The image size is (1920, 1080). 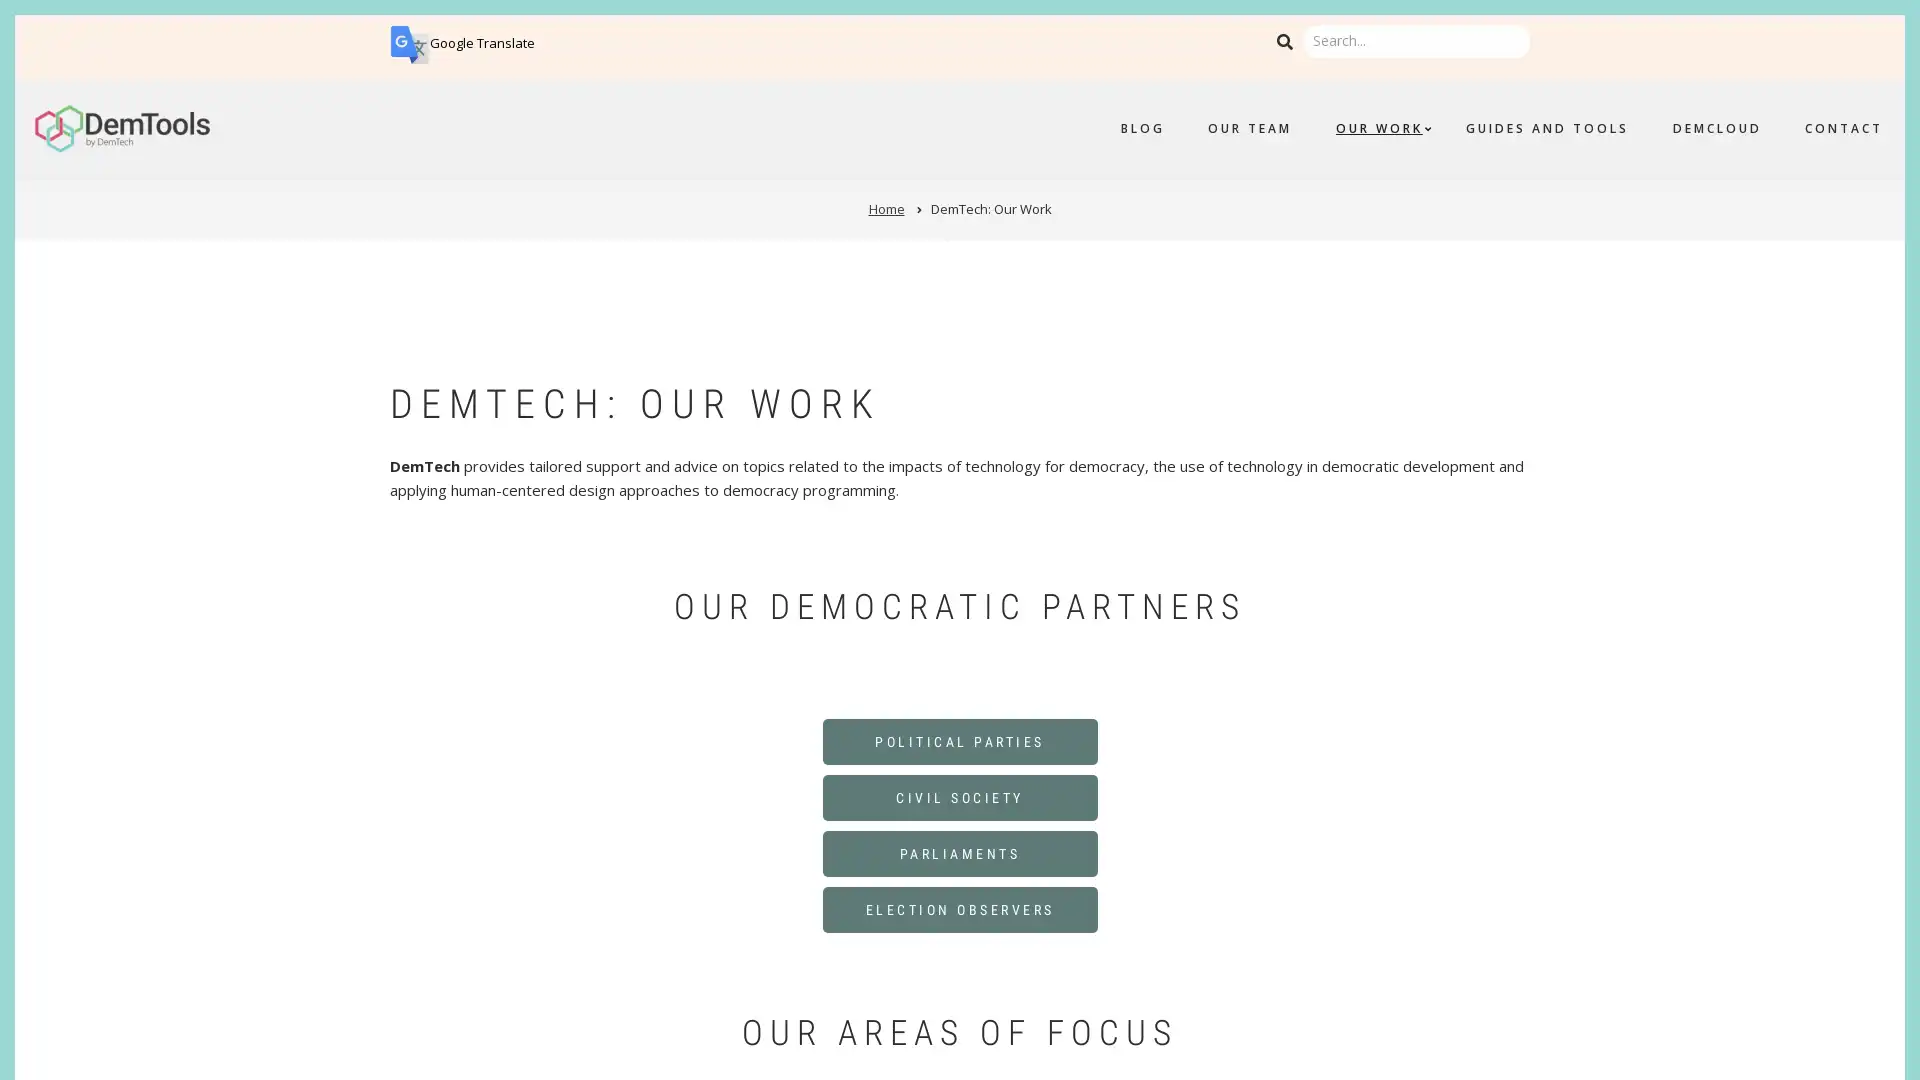 What do you see at coordinates (1284, 42) in the screenshot?
I see `Search` at bounding box center [1284, 42].